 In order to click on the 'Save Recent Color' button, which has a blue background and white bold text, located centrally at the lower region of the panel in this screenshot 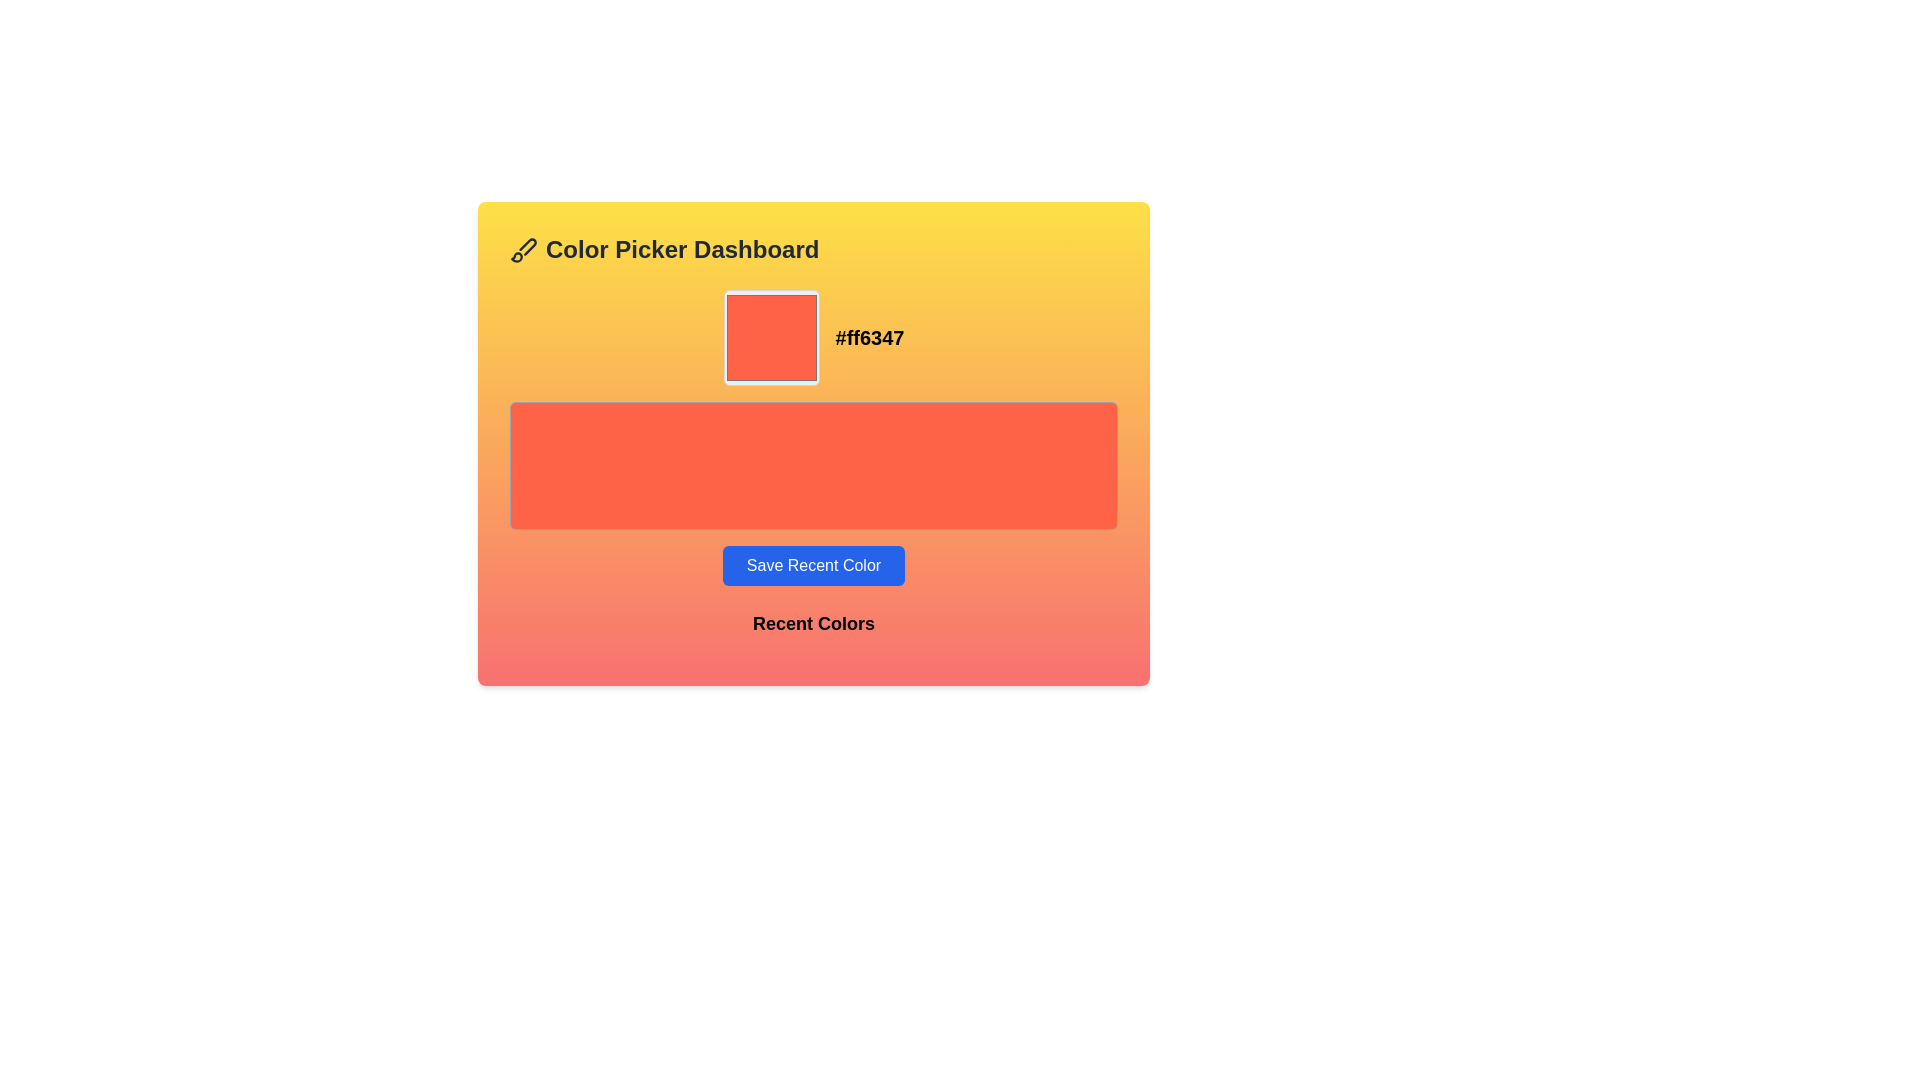, I will do `click(814, 566)`.